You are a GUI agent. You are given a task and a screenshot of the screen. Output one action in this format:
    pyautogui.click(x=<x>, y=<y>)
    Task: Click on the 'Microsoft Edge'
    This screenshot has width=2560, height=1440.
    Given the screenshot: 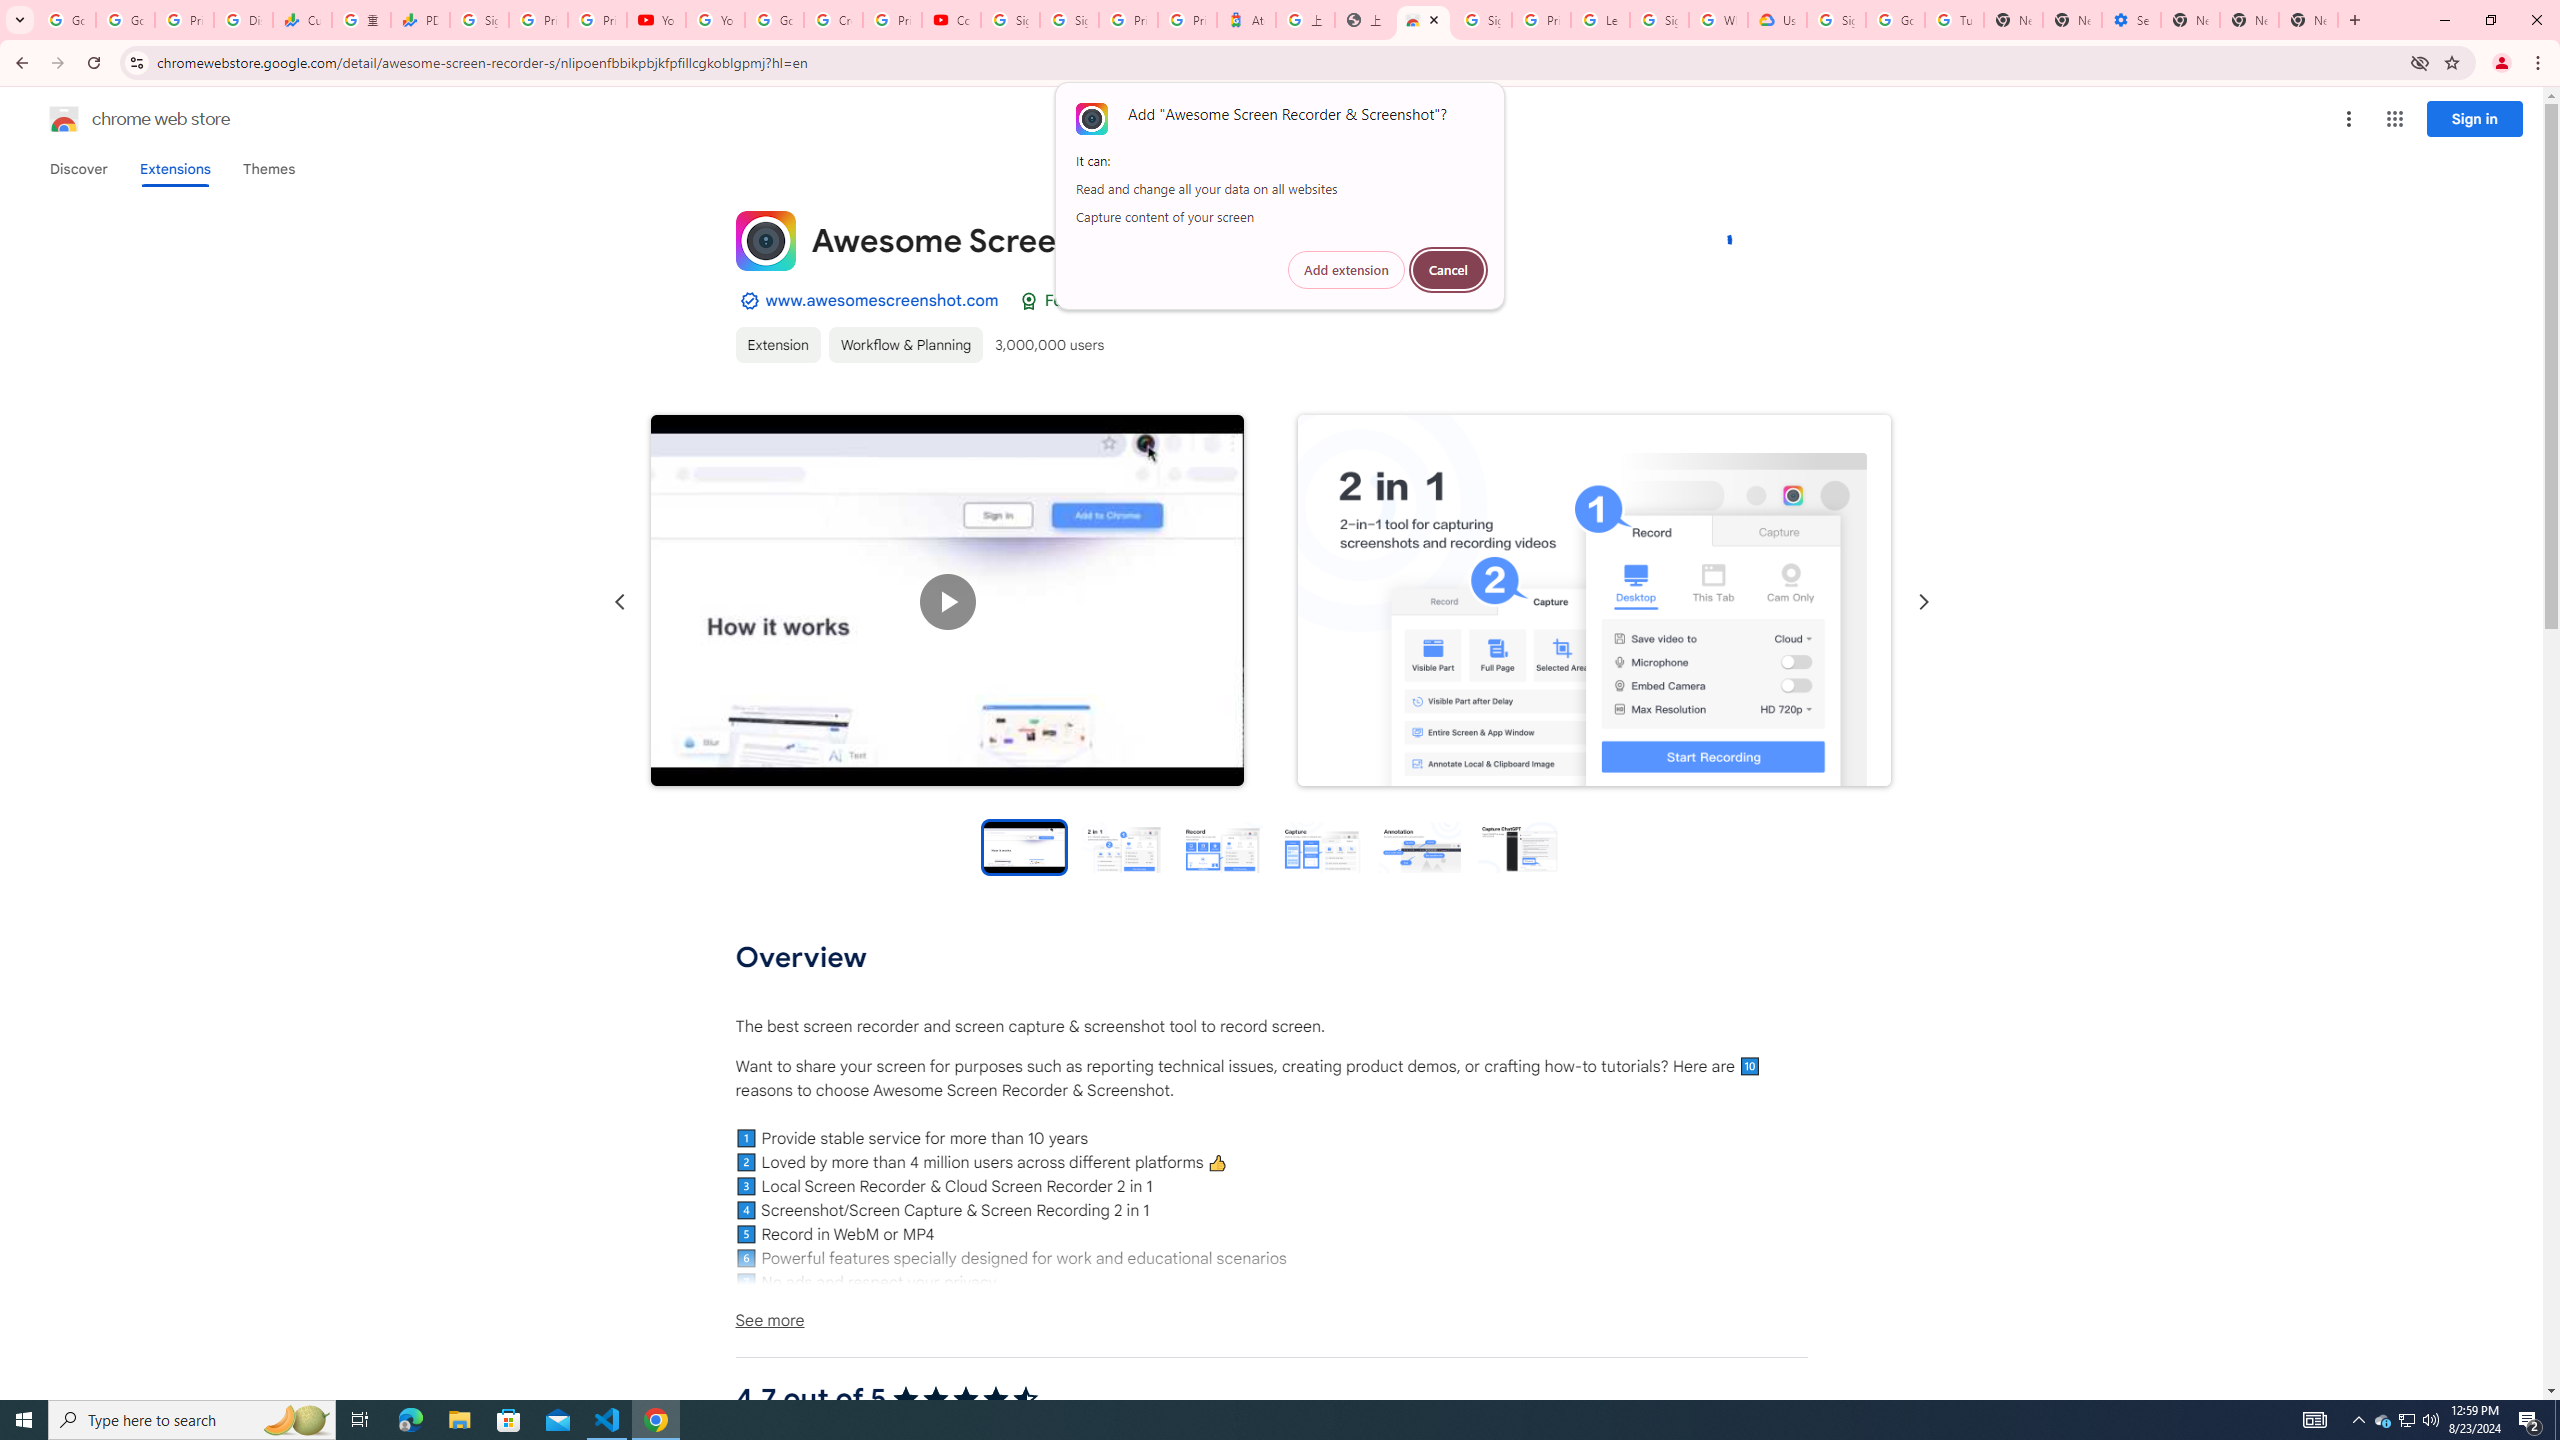 What is the action you would take?
    pyautogui.click(x=409, y=1418)
    